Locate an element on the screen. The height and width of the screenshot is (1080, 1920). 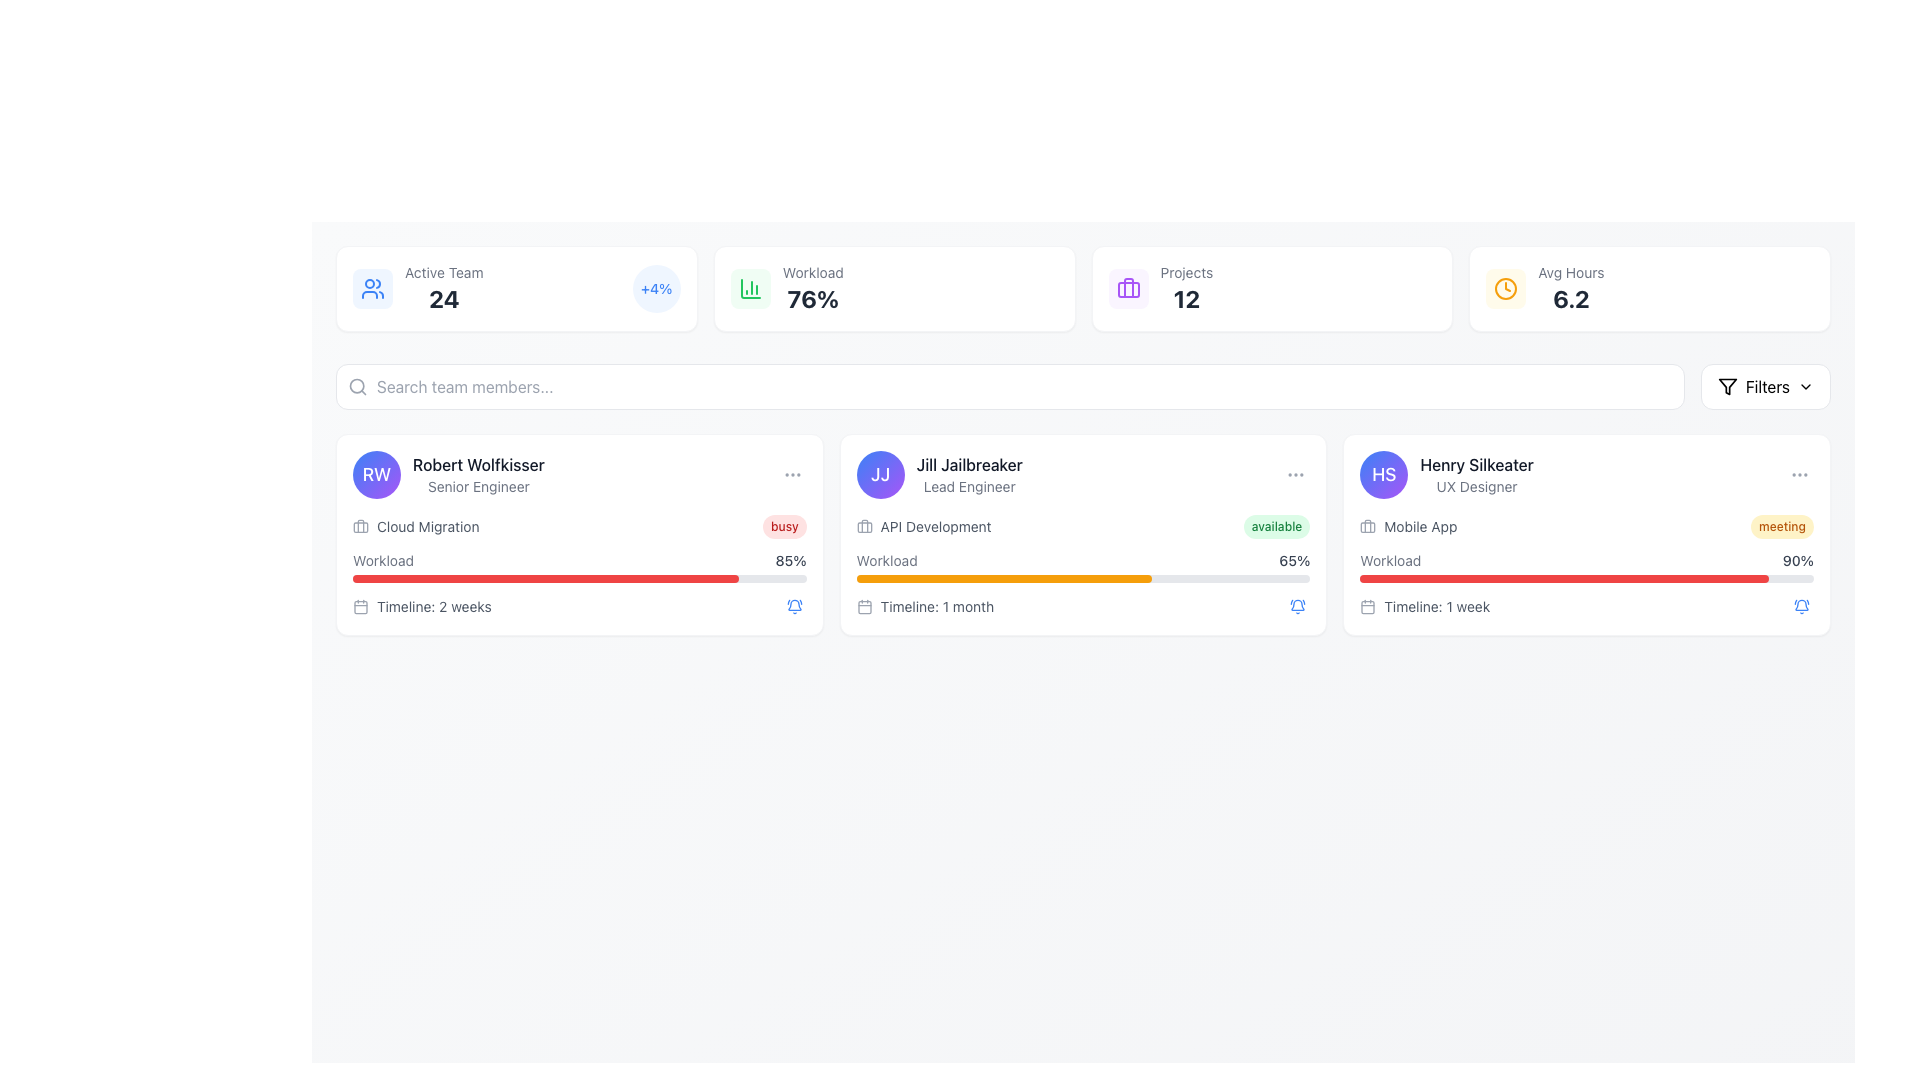
the vertically-aligned ellipsis icon, which consists of three small gray circles stacked vertically, located in the top-right corner of the card labeled 'Henry Silkeater' is located at coordinates (1799, 474).